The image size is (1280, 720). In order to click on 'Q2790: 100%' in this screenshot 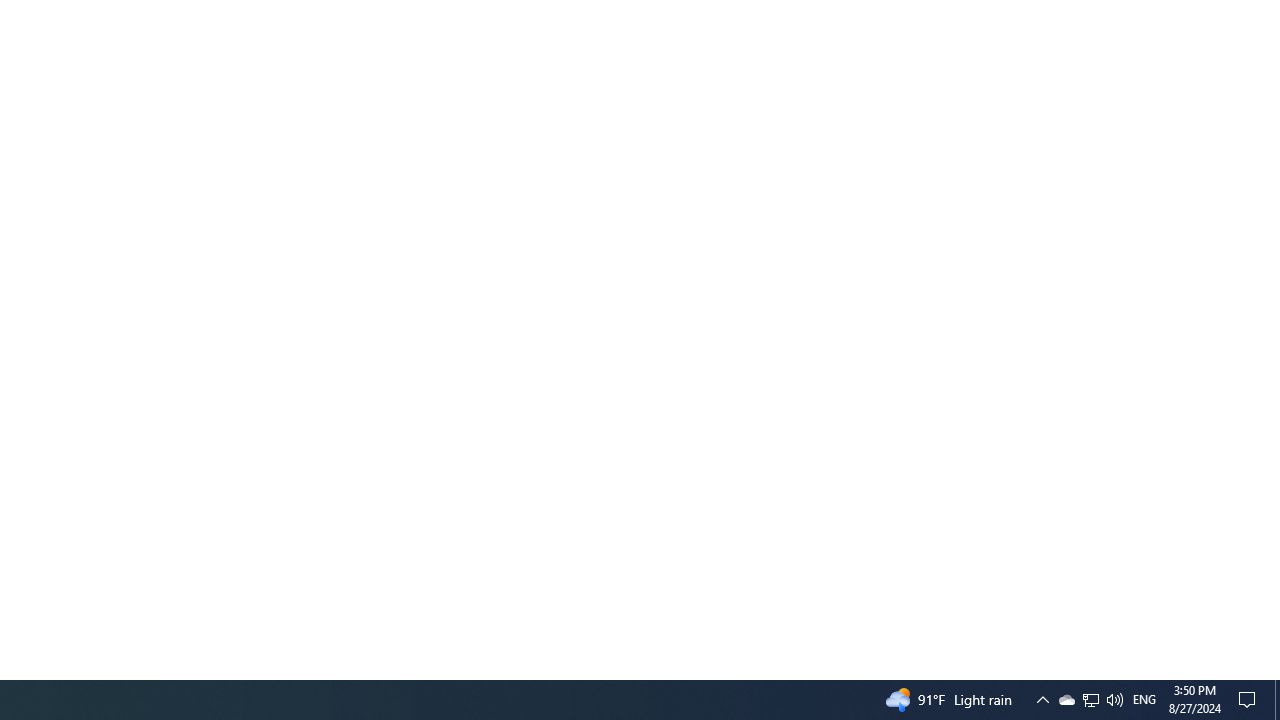, I will do `click(1113, 698)`.